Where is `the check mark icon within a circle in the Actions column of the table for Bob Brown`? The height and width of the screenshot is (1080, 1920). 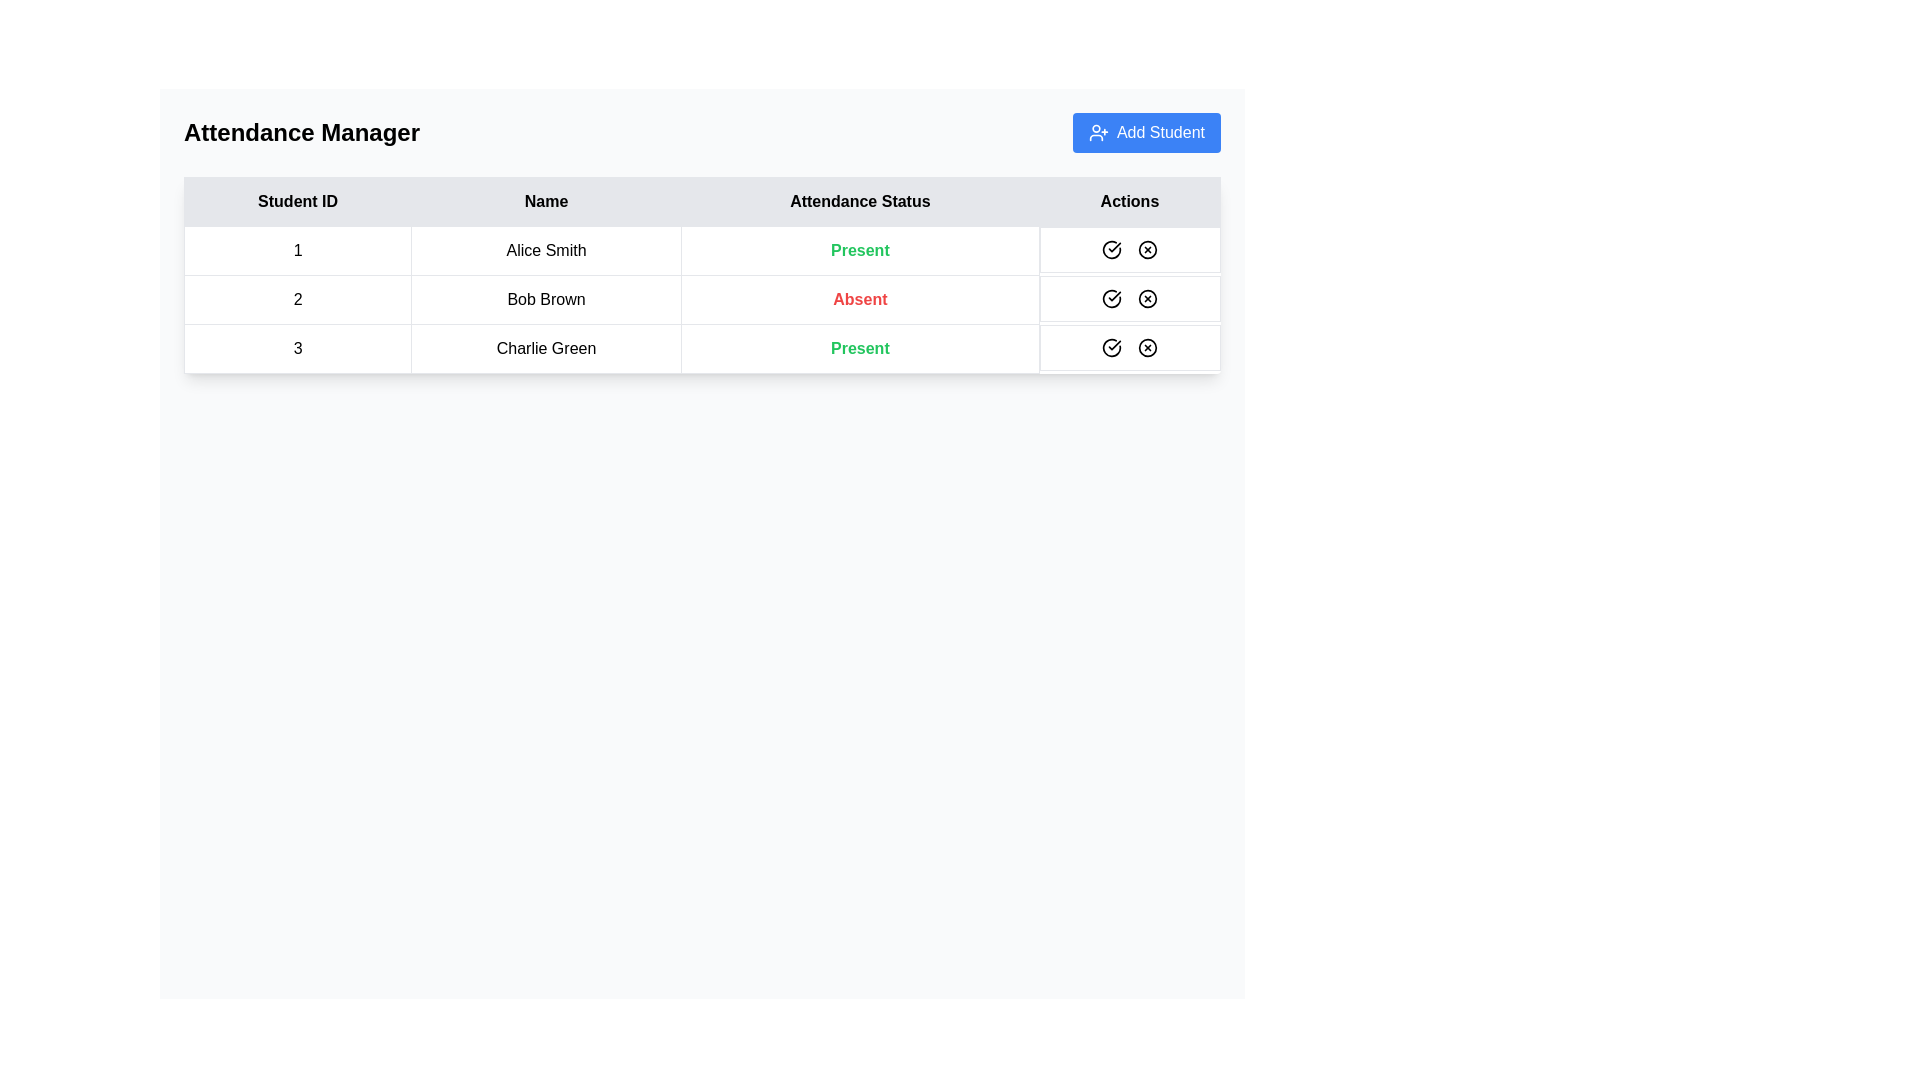
the check mark icon within a circle in the Actions column of the table for Bob Brown is located at coordinates (1111, 249).